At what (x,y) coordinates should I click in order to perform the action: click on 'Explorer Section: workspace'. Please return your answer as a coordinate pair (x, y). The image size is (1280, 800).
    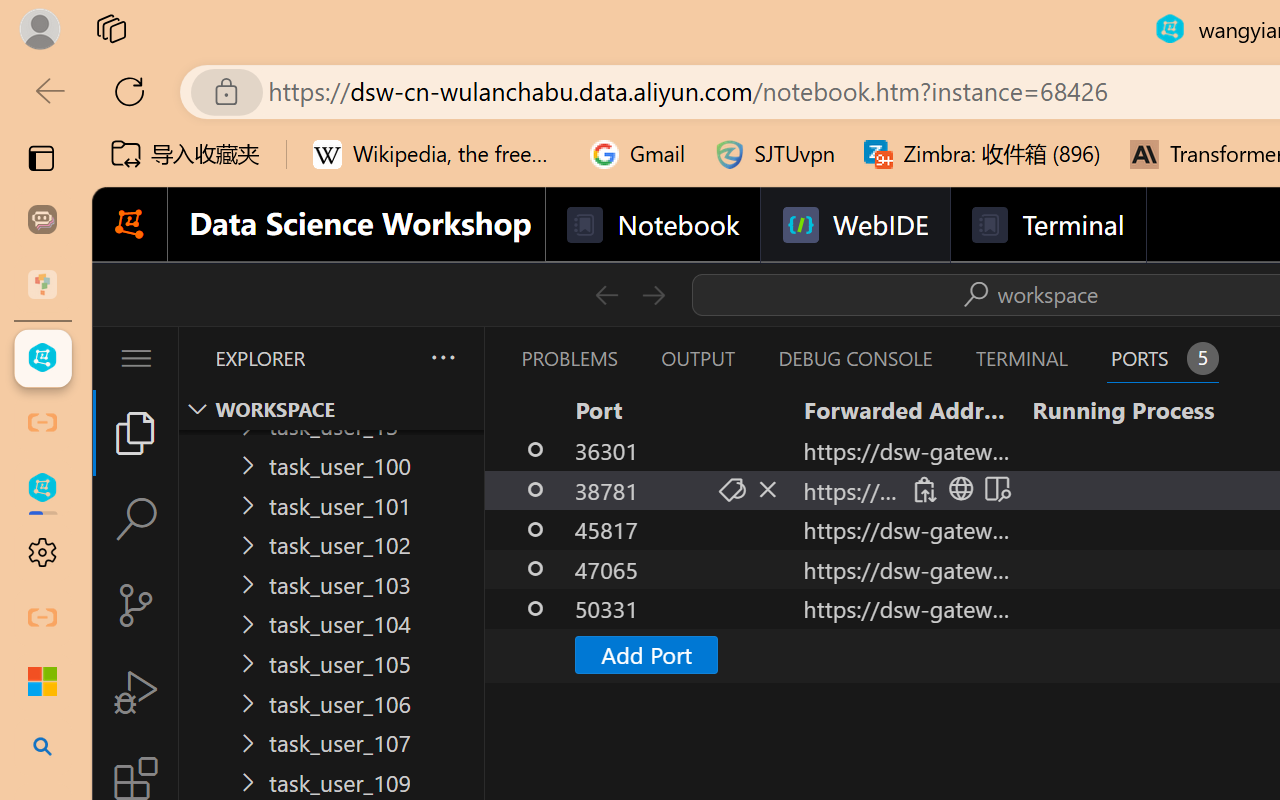
    Looking at the image, I should click on (331, 409).